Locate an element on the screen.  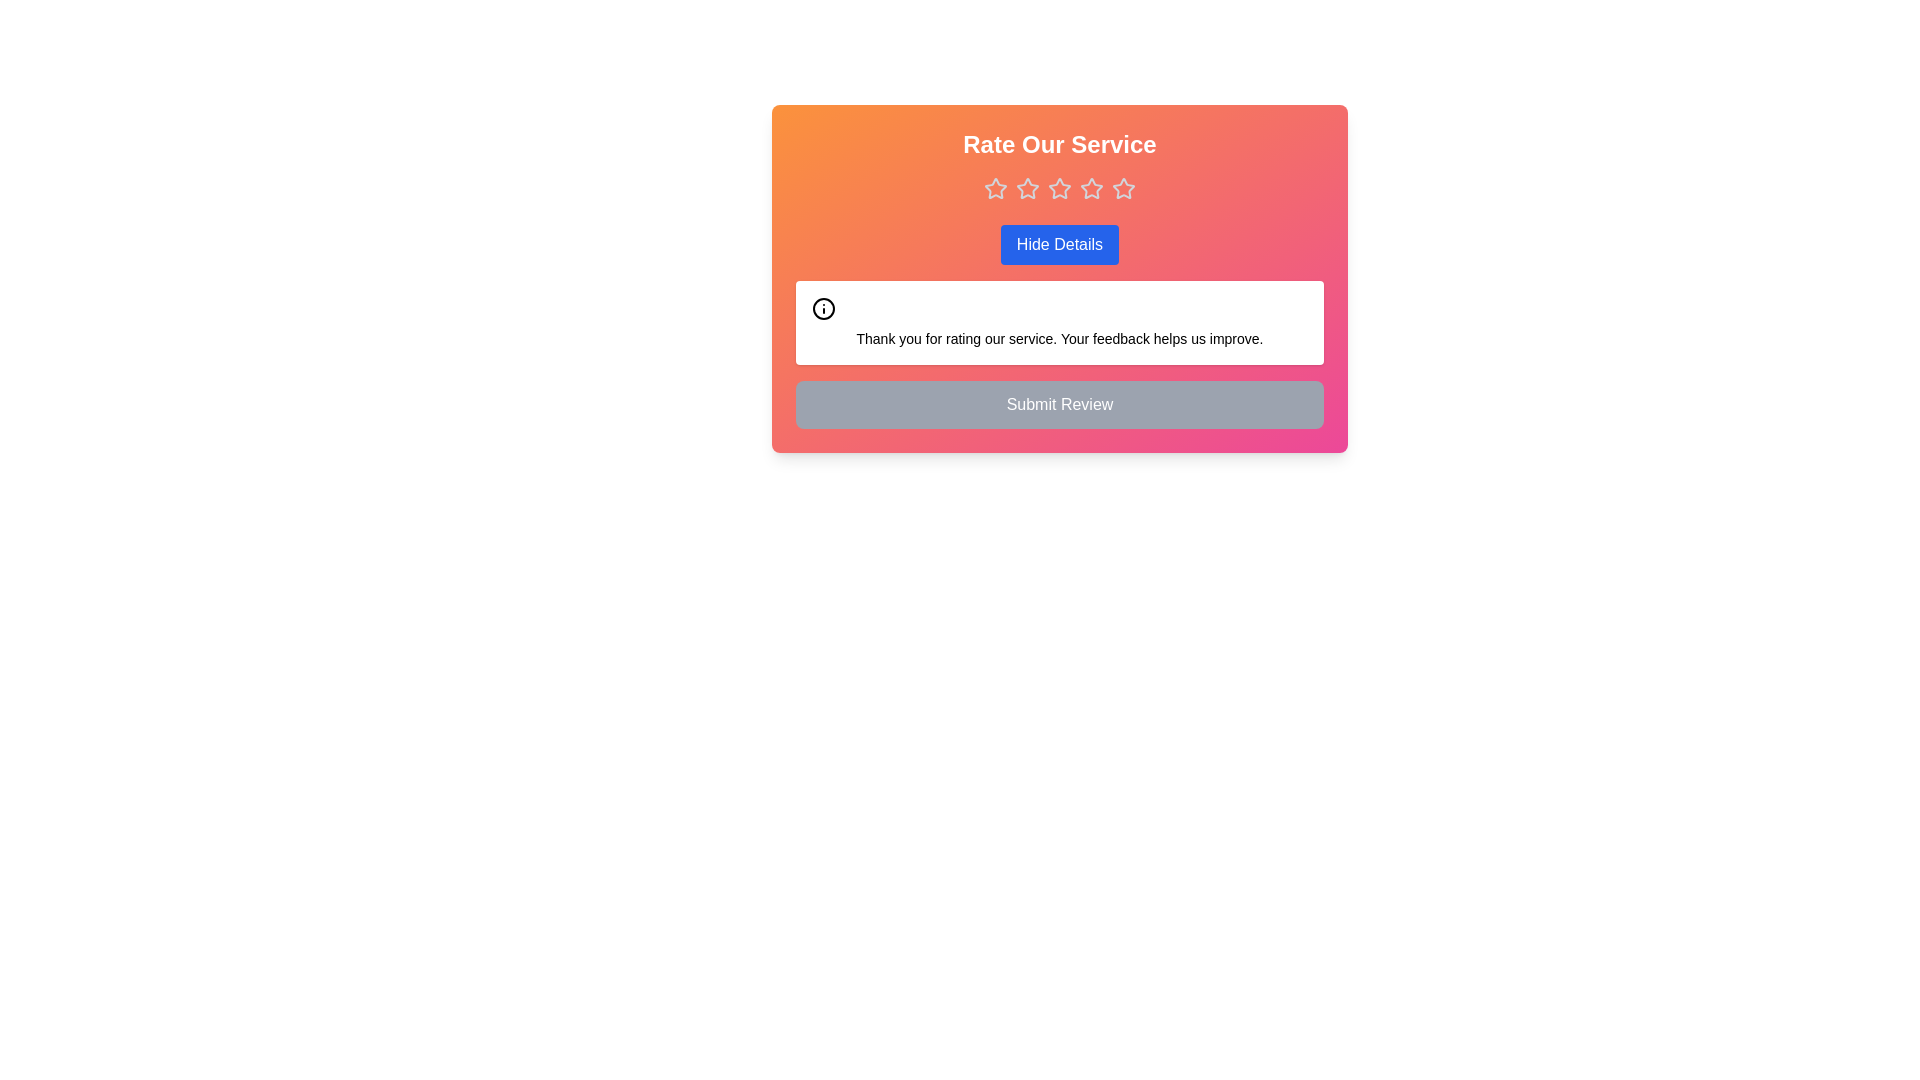
'Hide Details' button to toggle the visibility of additional details is located at coordinates (1059, 244).